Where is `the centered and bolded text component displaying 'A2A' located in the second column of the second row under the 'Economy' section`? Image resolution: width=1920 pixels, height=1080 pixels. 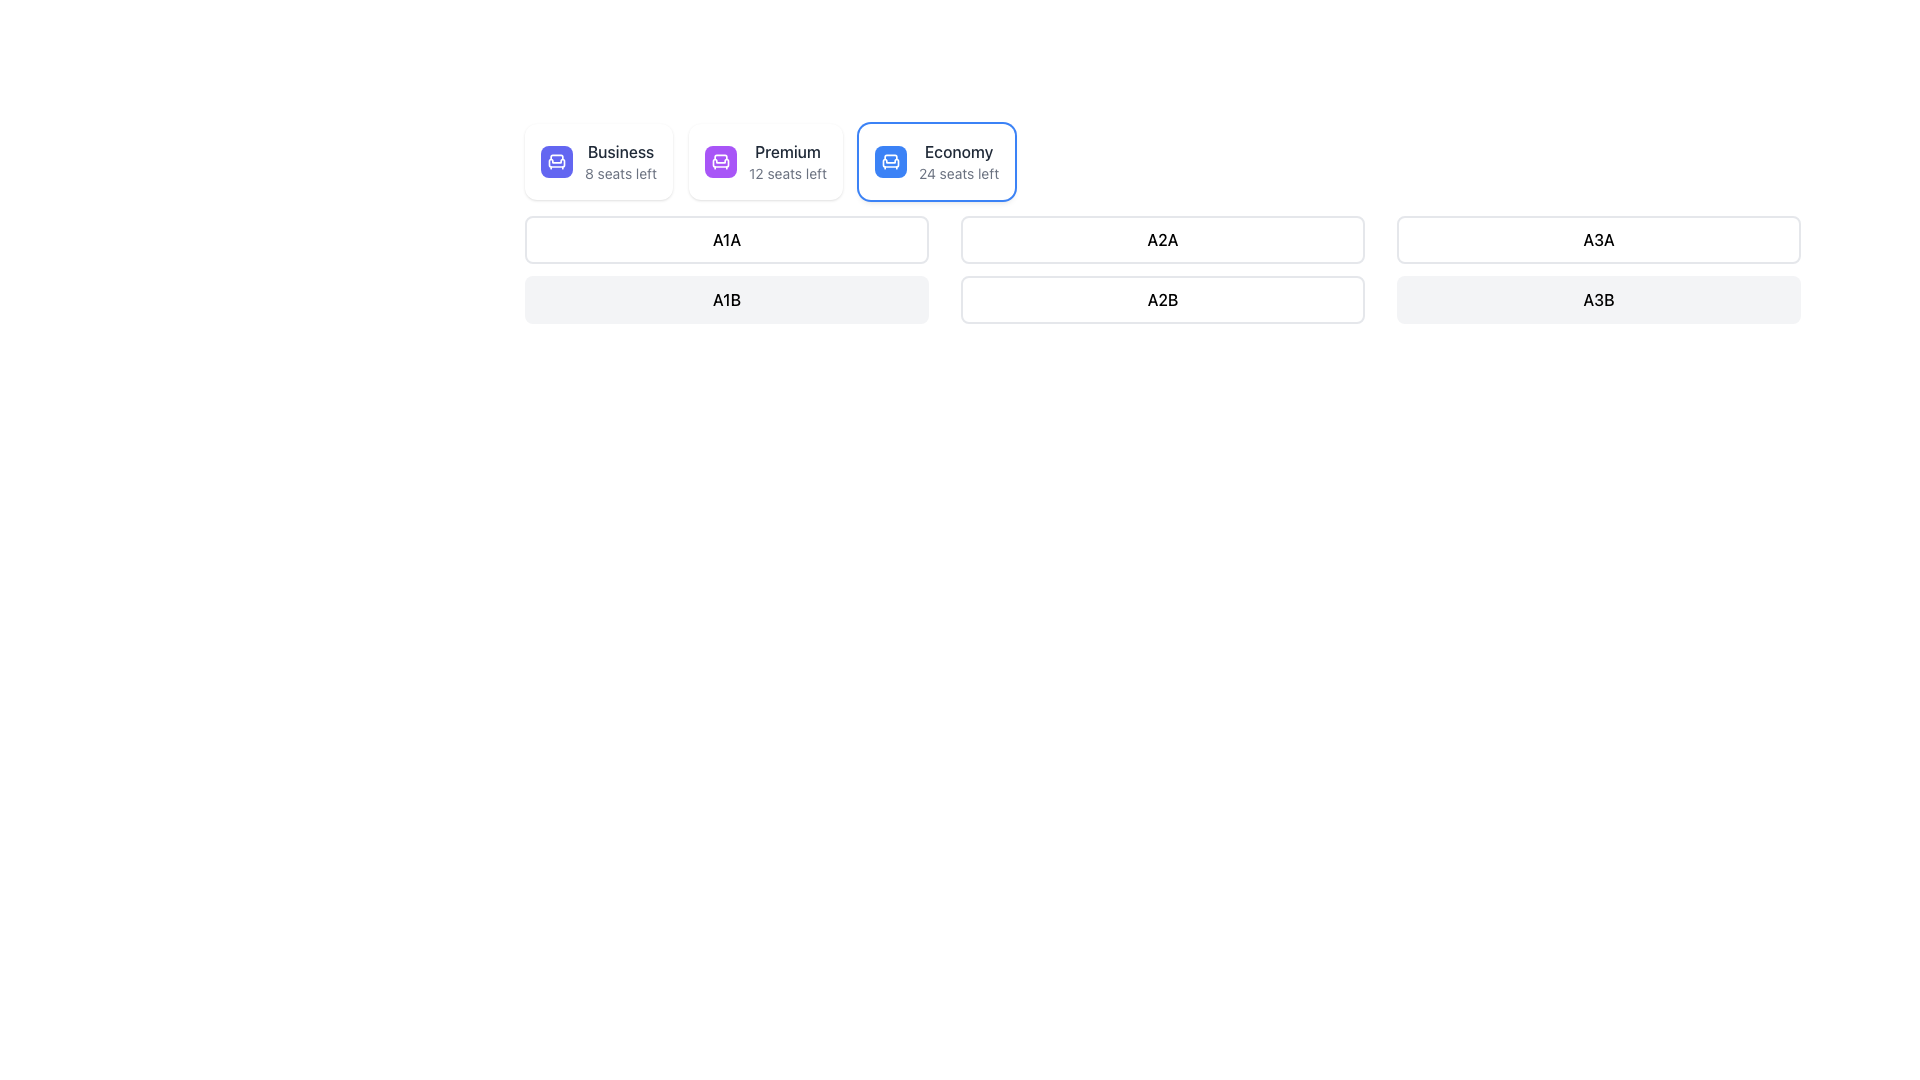 the centered and bolded text component displaying 'A2A' located in the second column of the second row under the 'Economy' section is located at coordinates (1162, 238).